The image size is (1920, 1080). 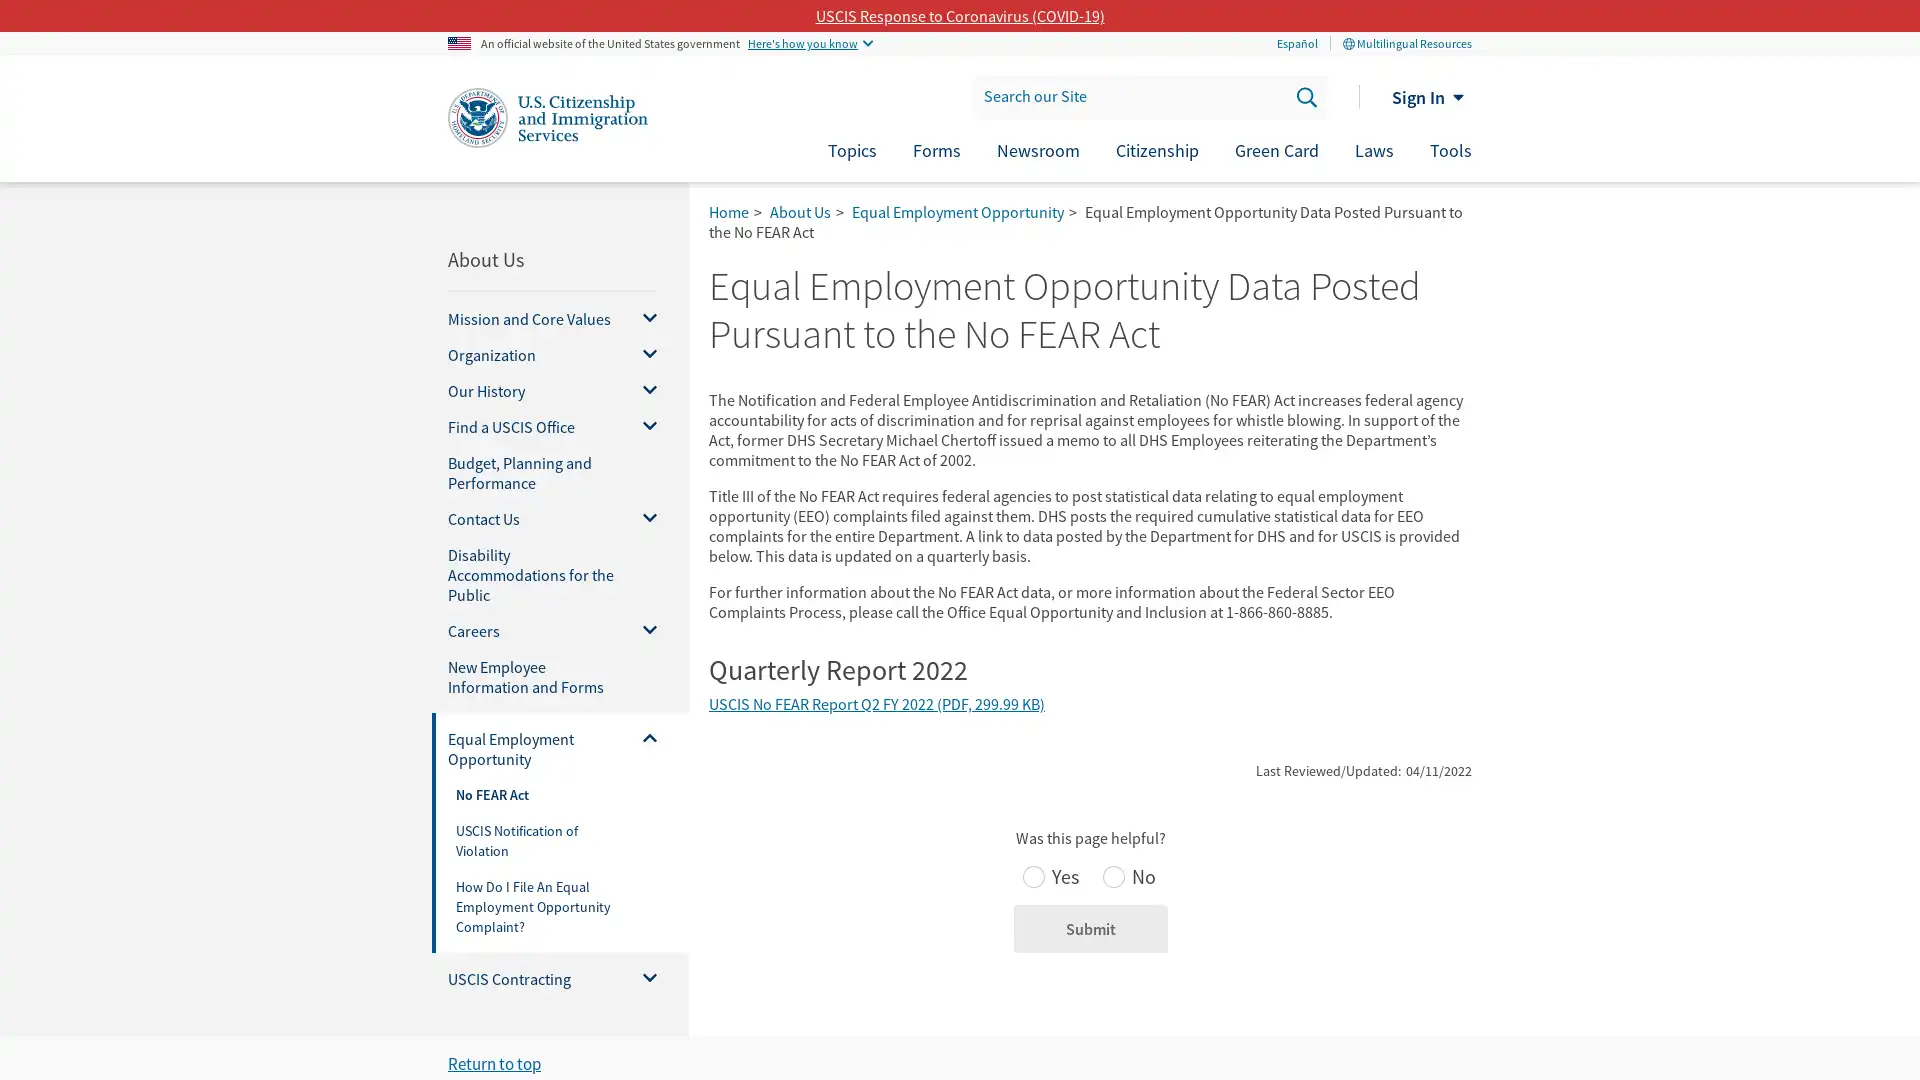 What do you see at coordinates (642, 631) in the screenshot?
I see `Toggle menu for Careers` at bounding box center [642, 631].